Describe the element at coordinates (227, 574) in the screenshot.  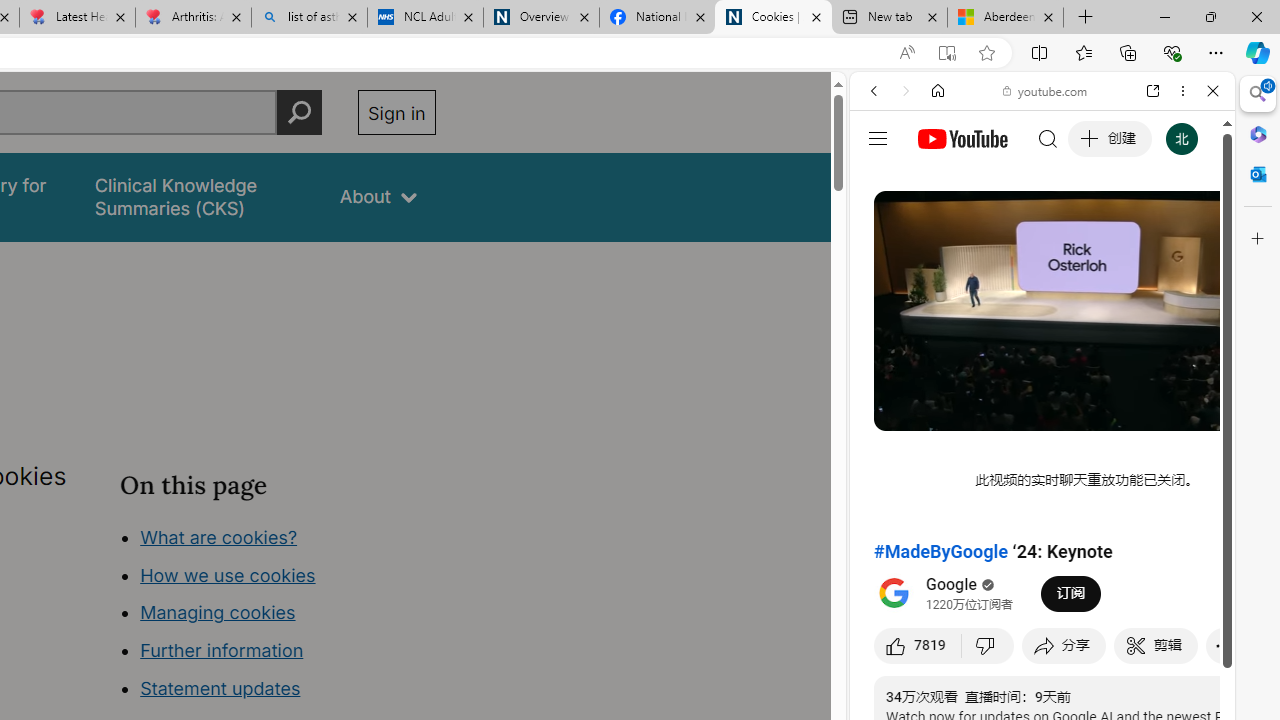
I see `'How we use cookies'` at that location.